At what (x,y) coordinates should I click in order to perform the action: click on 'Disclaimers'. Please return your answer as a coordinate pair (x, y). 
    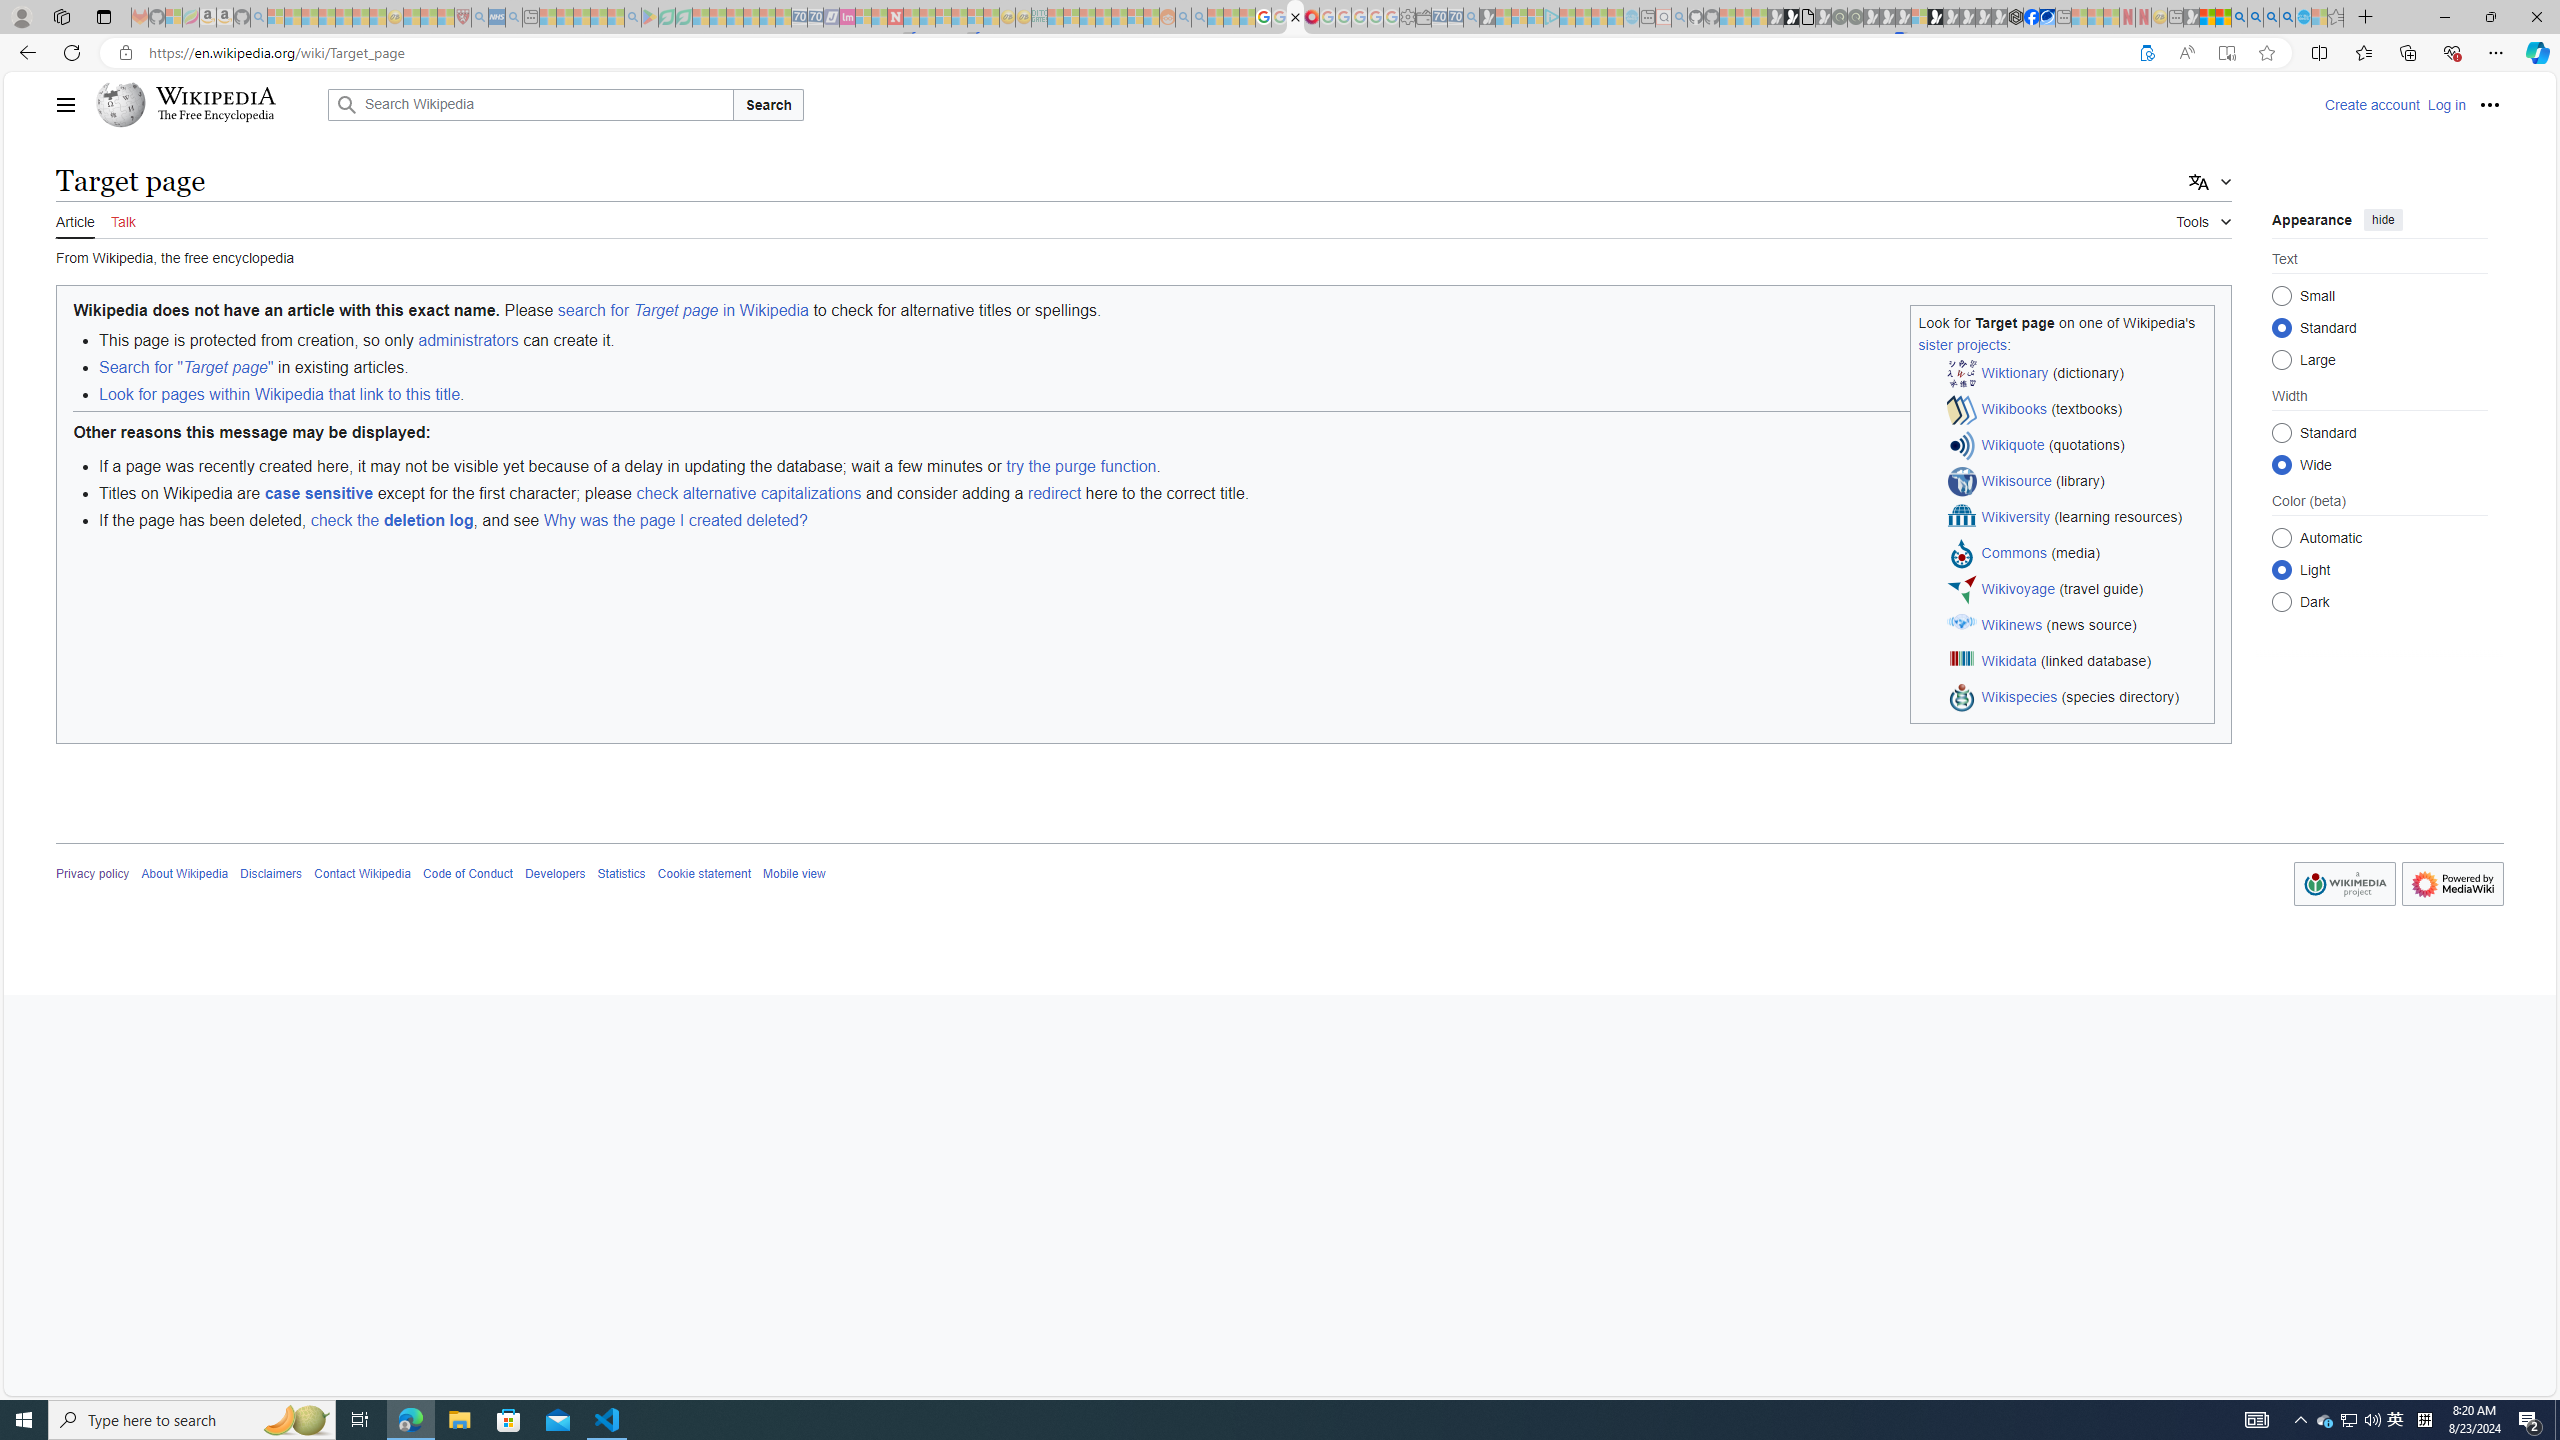
    Looking at the image, I should click on (270, 873).